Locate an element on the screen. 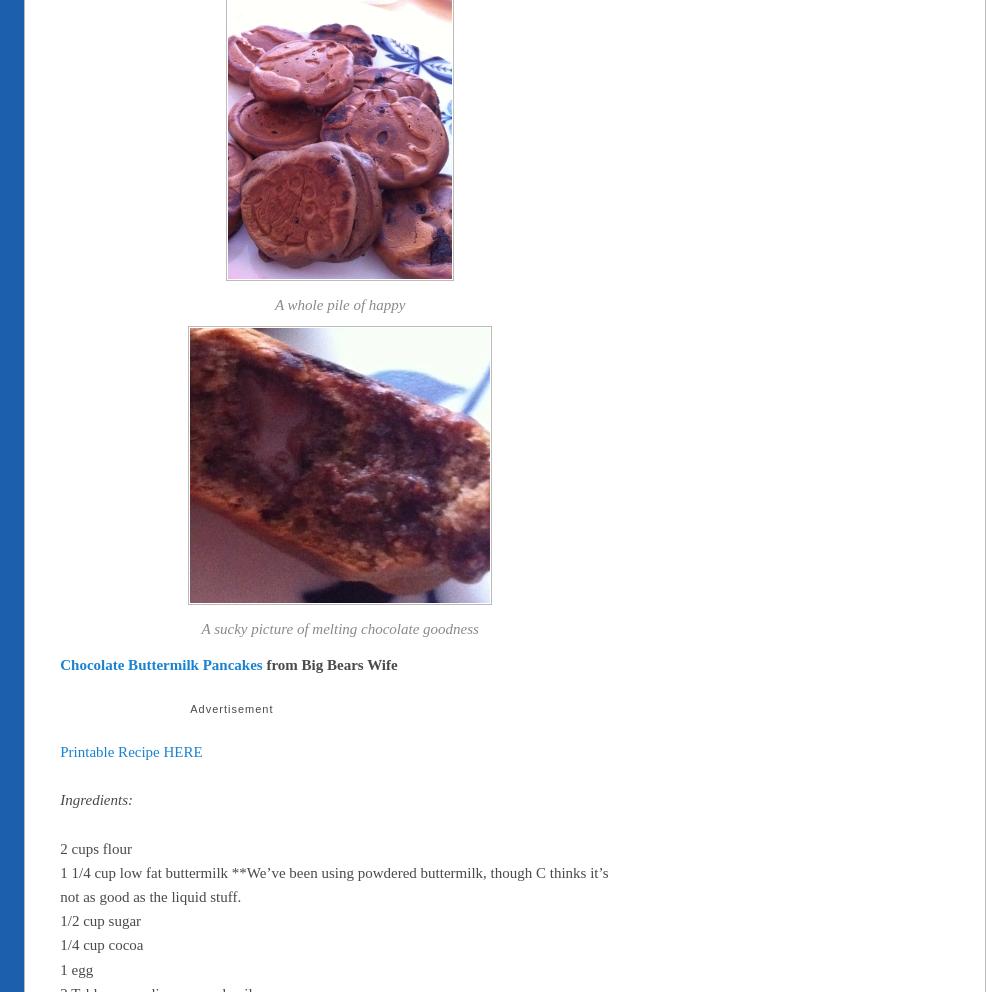  'A sucky picture of melting chocolate goodness' is located at coordinates (338, 629).